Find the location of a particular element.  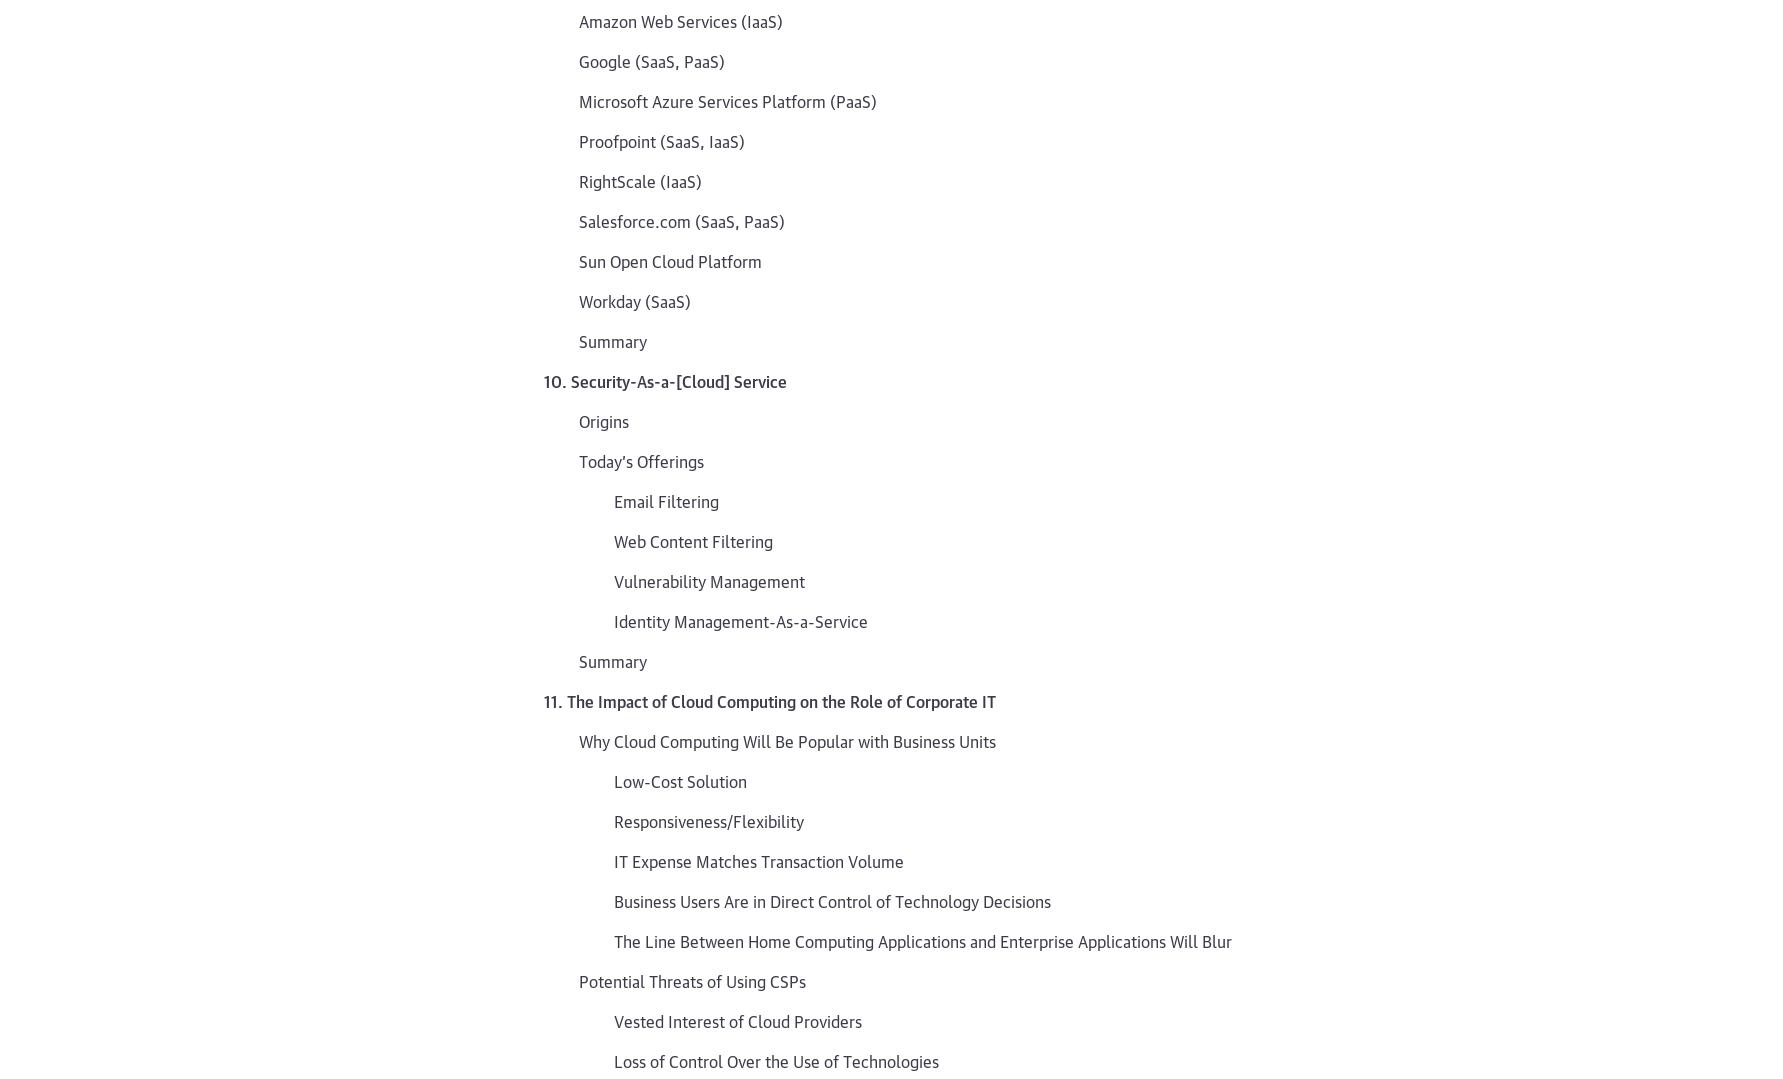

'Email Filtering' is located at coordinates (666, 500).